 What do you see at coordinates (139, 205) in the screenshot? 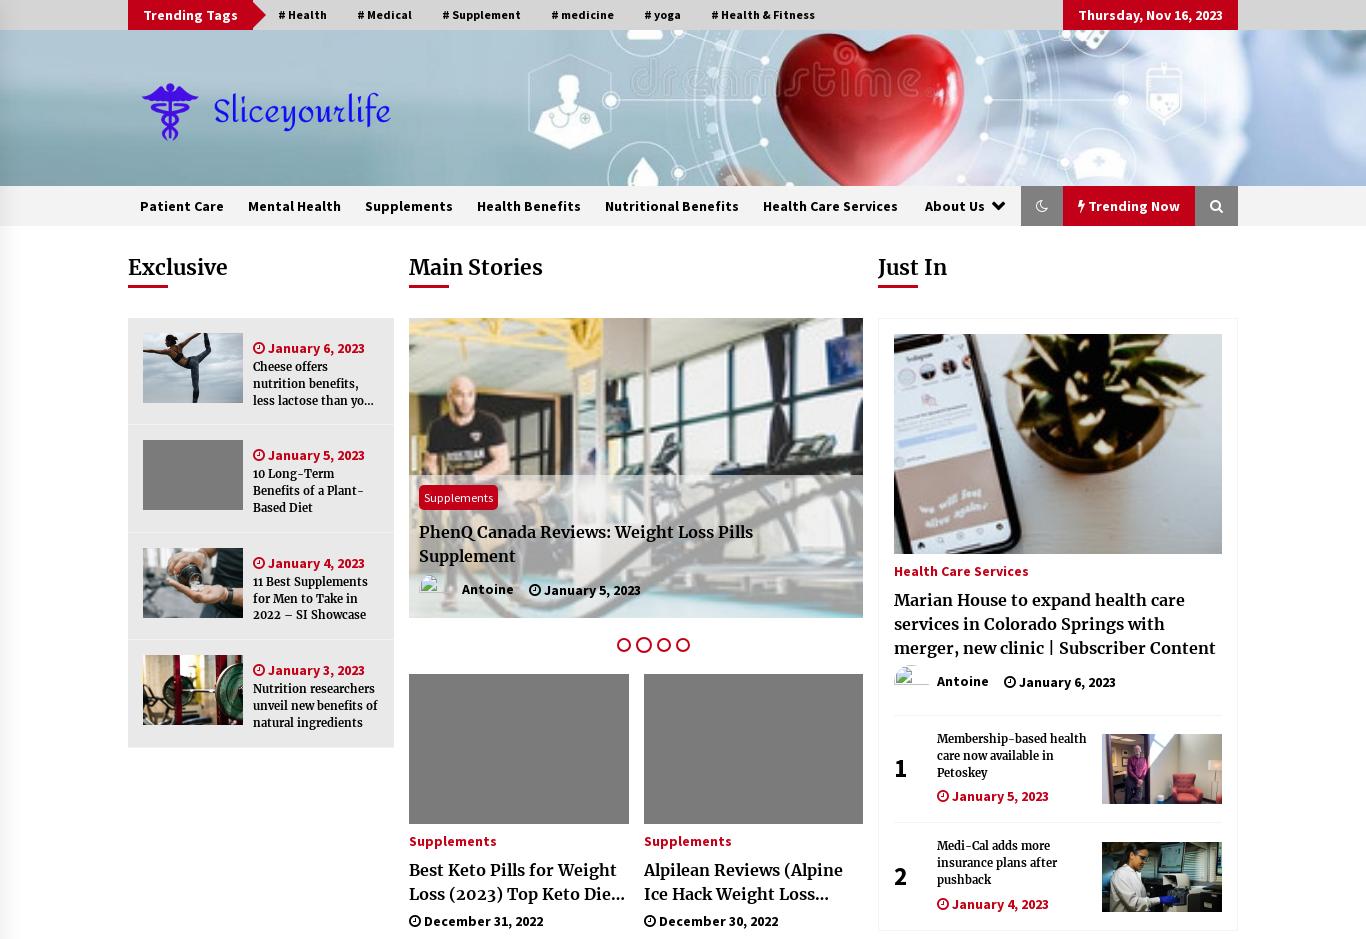
I see `'Patient Care'` at bounding box center [139, 205].